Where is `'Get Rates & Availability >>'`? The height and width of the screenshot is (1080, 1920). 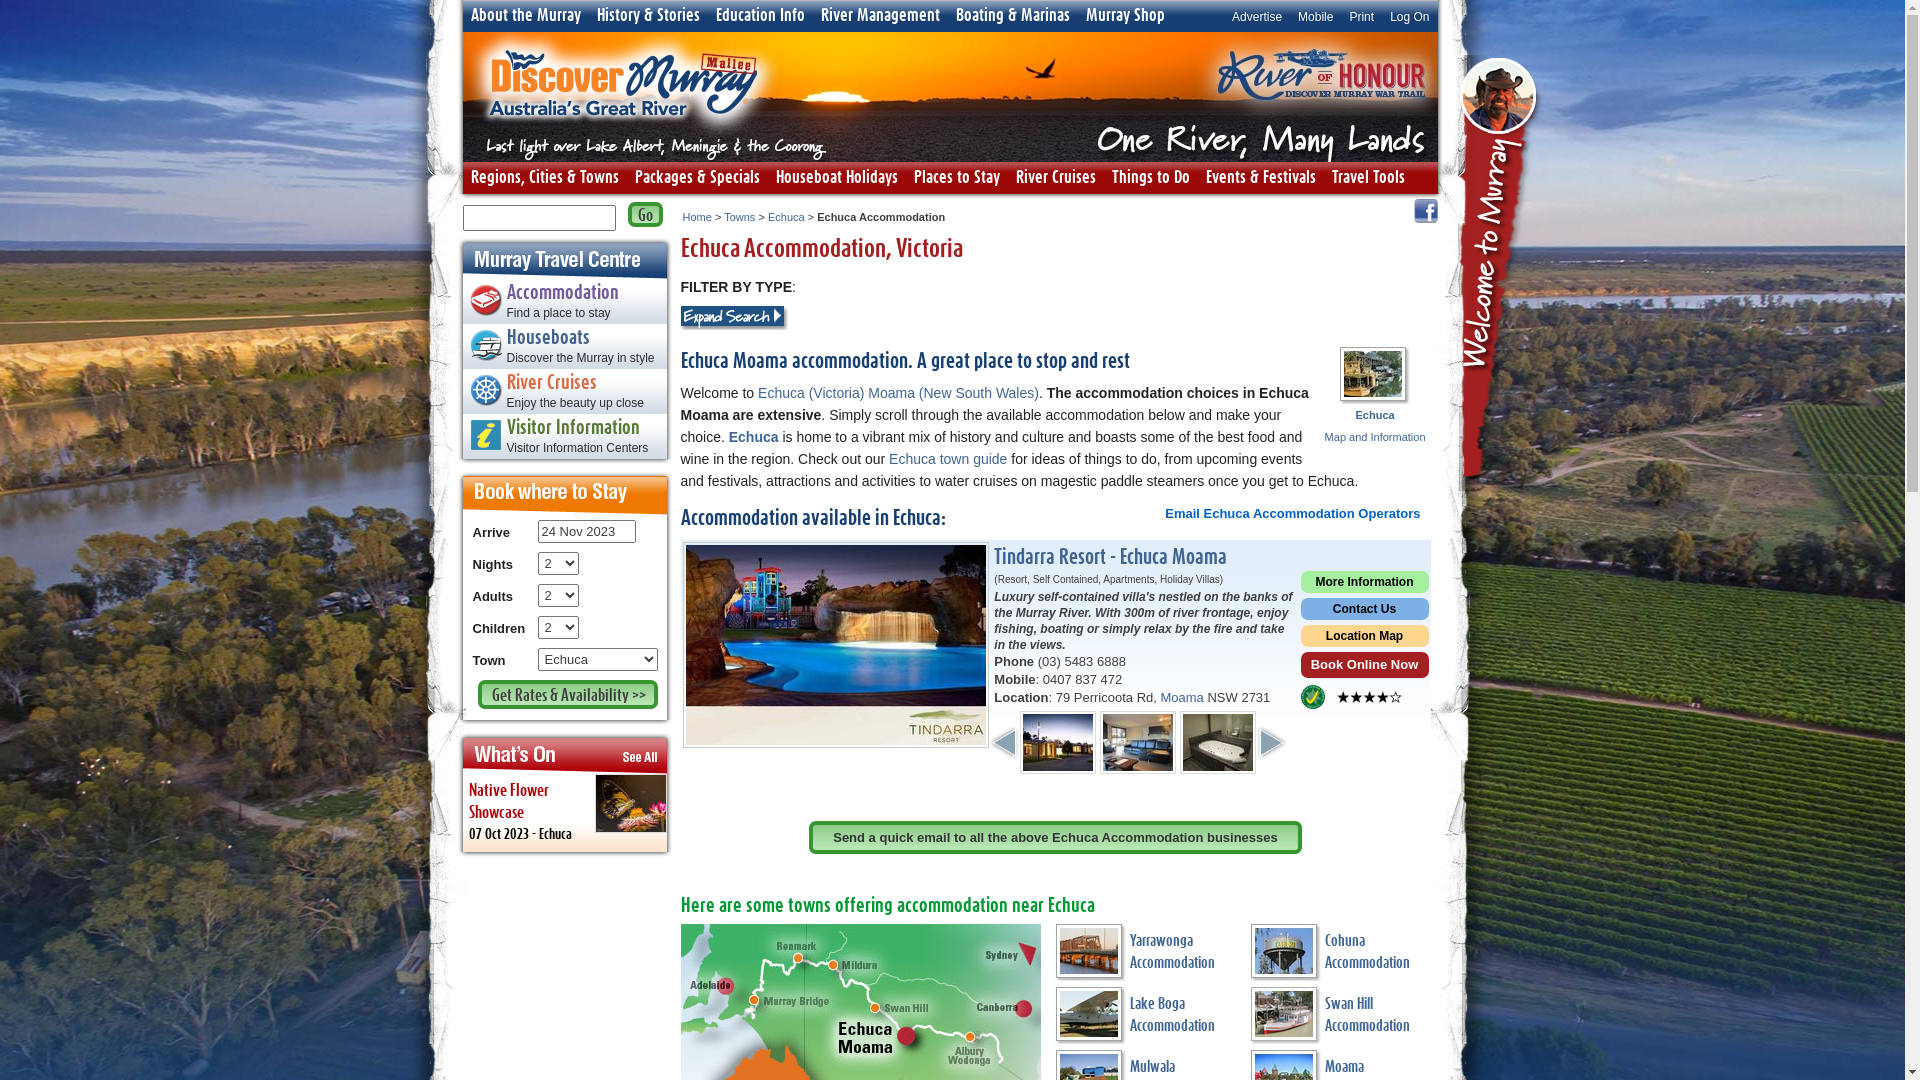 'Get Rates & Availability >>' is located at coordinates (566, 693).